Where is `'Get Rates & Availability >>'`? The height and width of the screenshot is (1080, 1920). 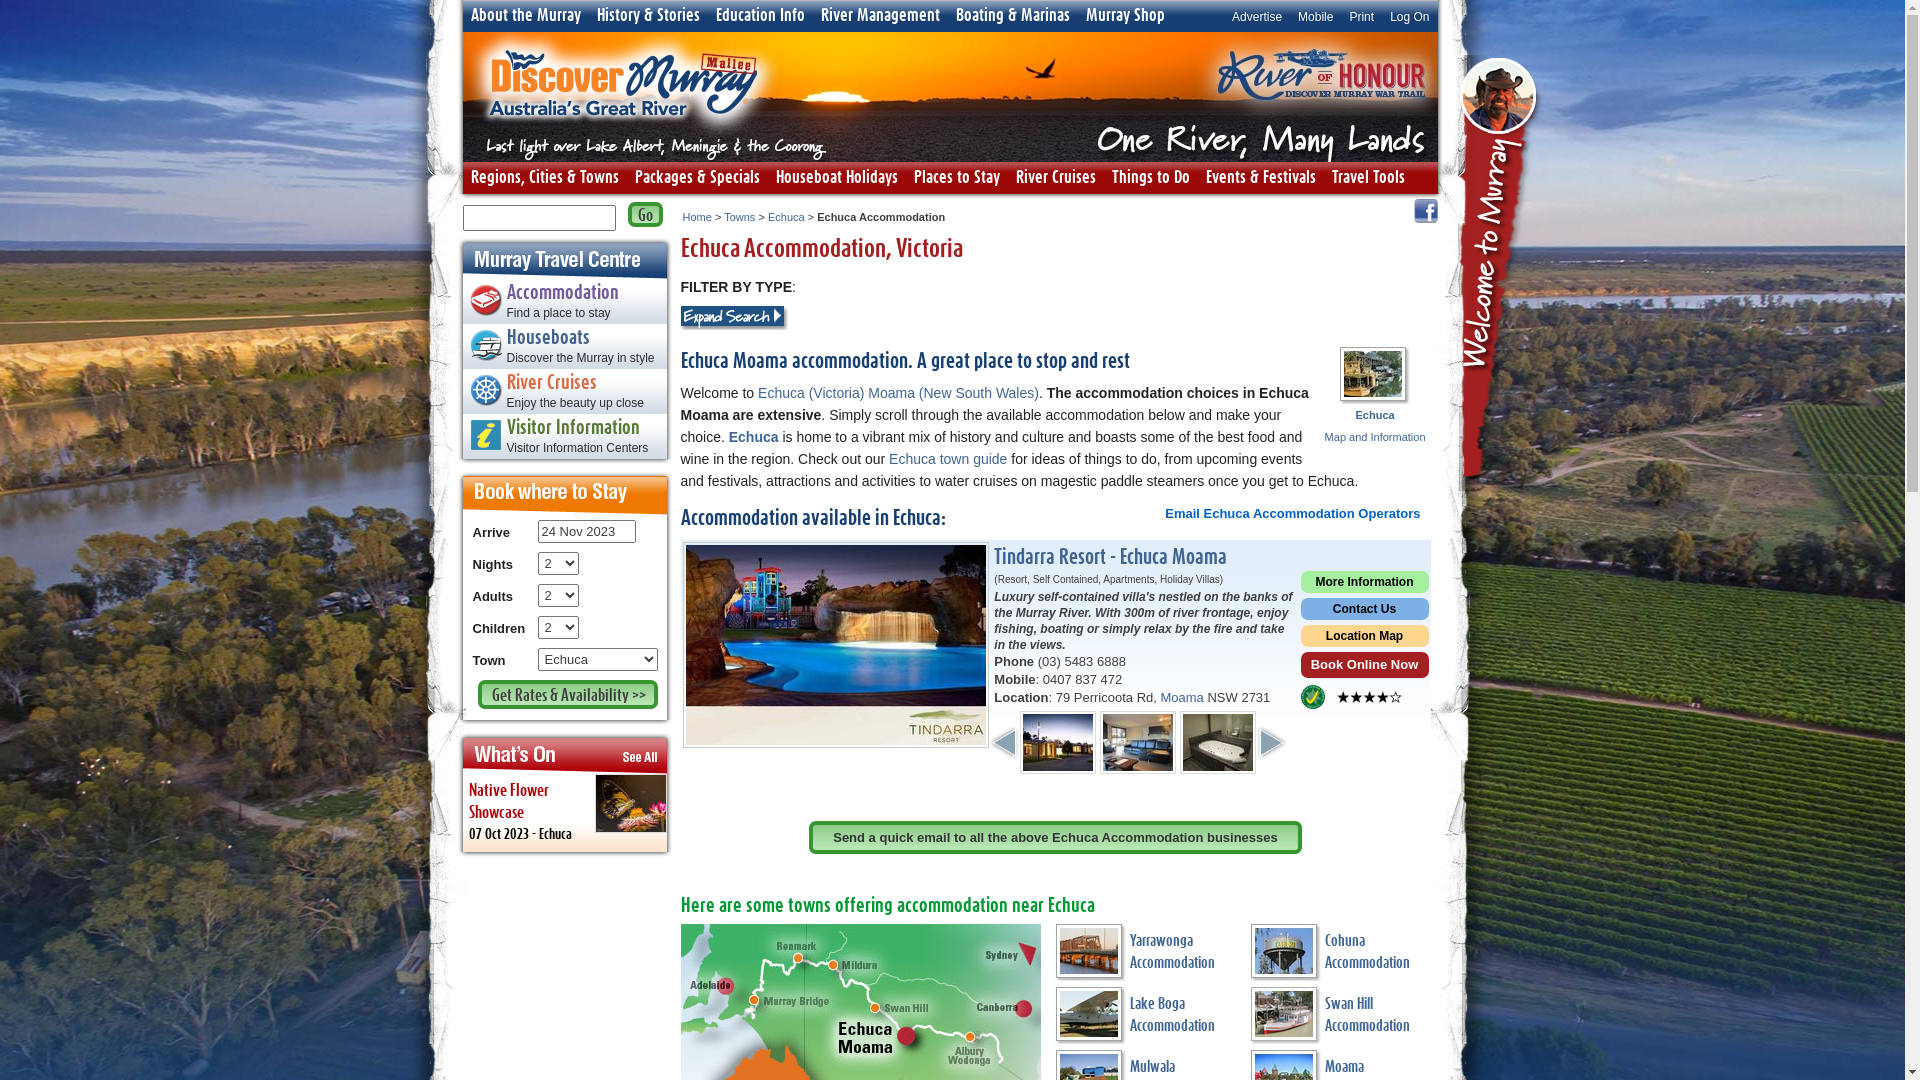 'Get Rates & Availability >>' is located at coordinates (566, 693).